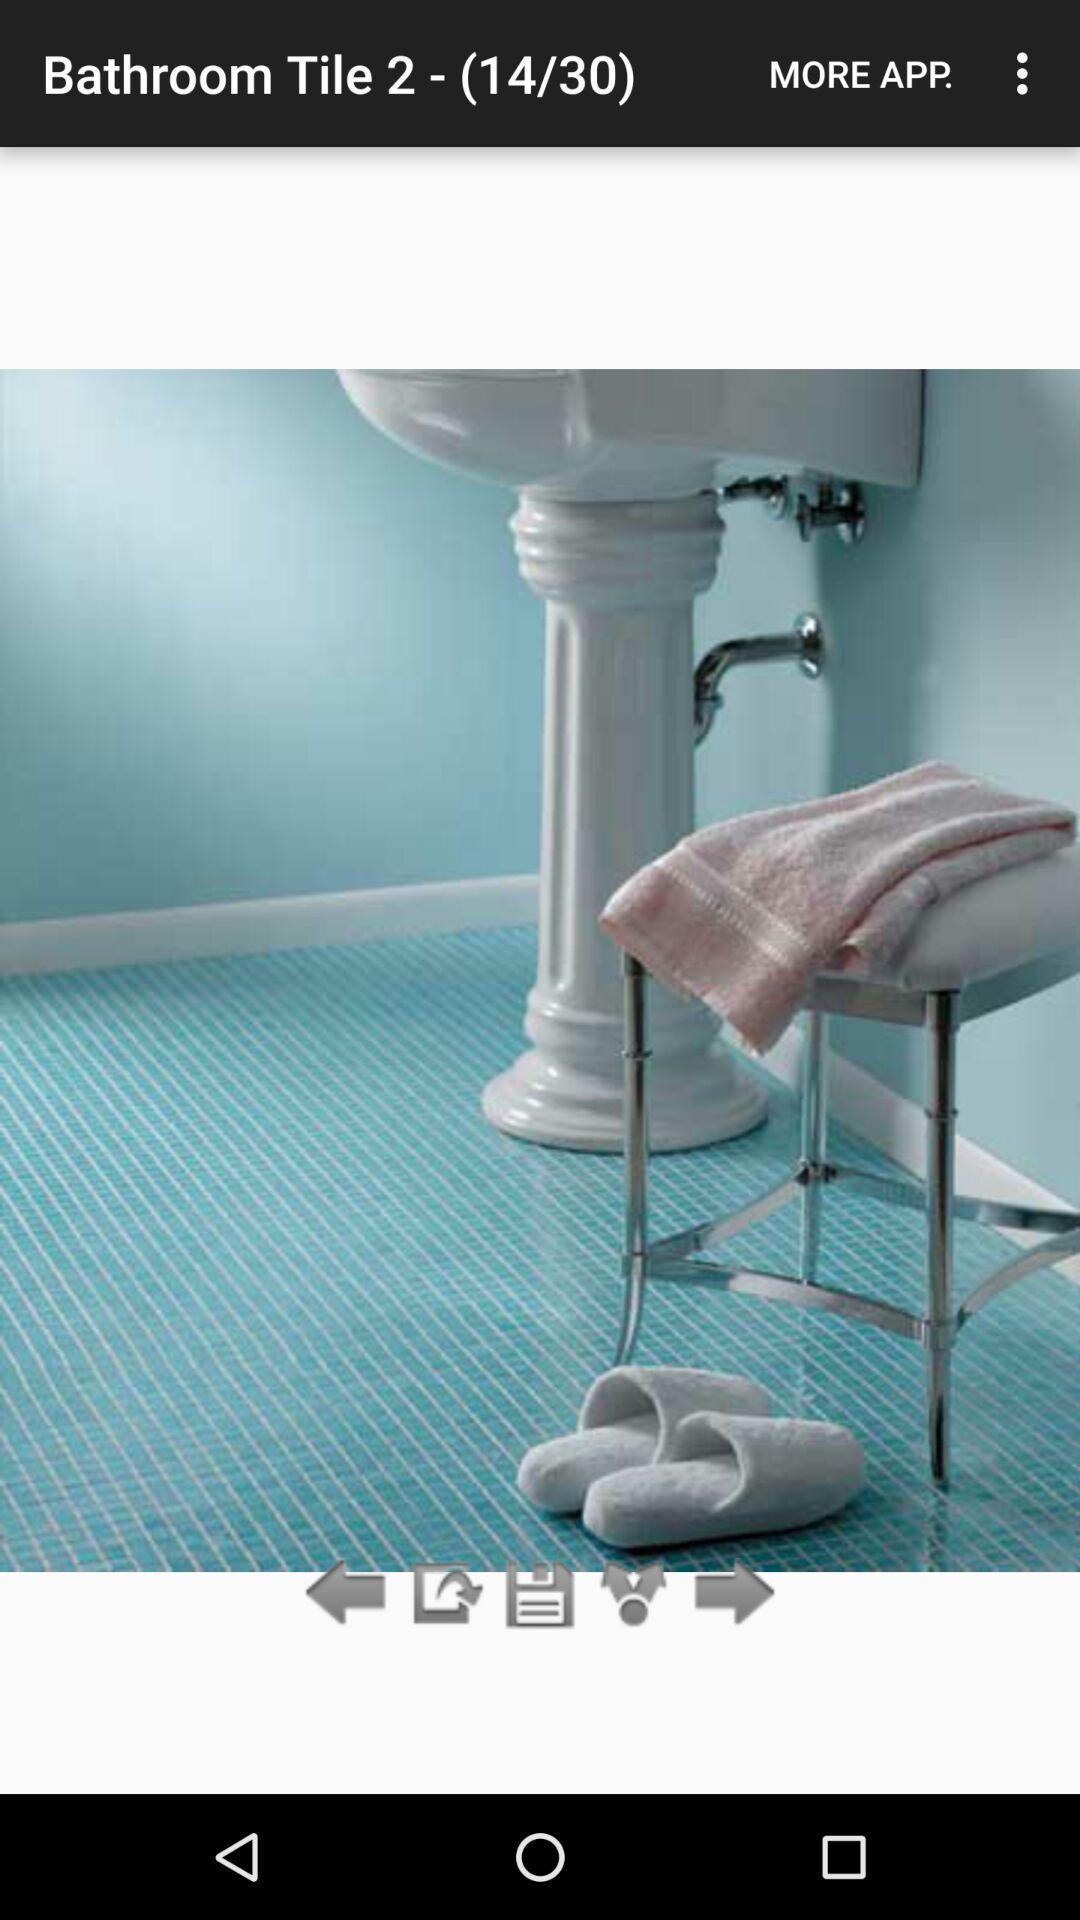 The width and height of the screenshot is (1080, 1920). What do you see at coordinates (350, 1593) in the screenshot?
I see `the arrow_backward icon` at bounding box center [350, 1593].